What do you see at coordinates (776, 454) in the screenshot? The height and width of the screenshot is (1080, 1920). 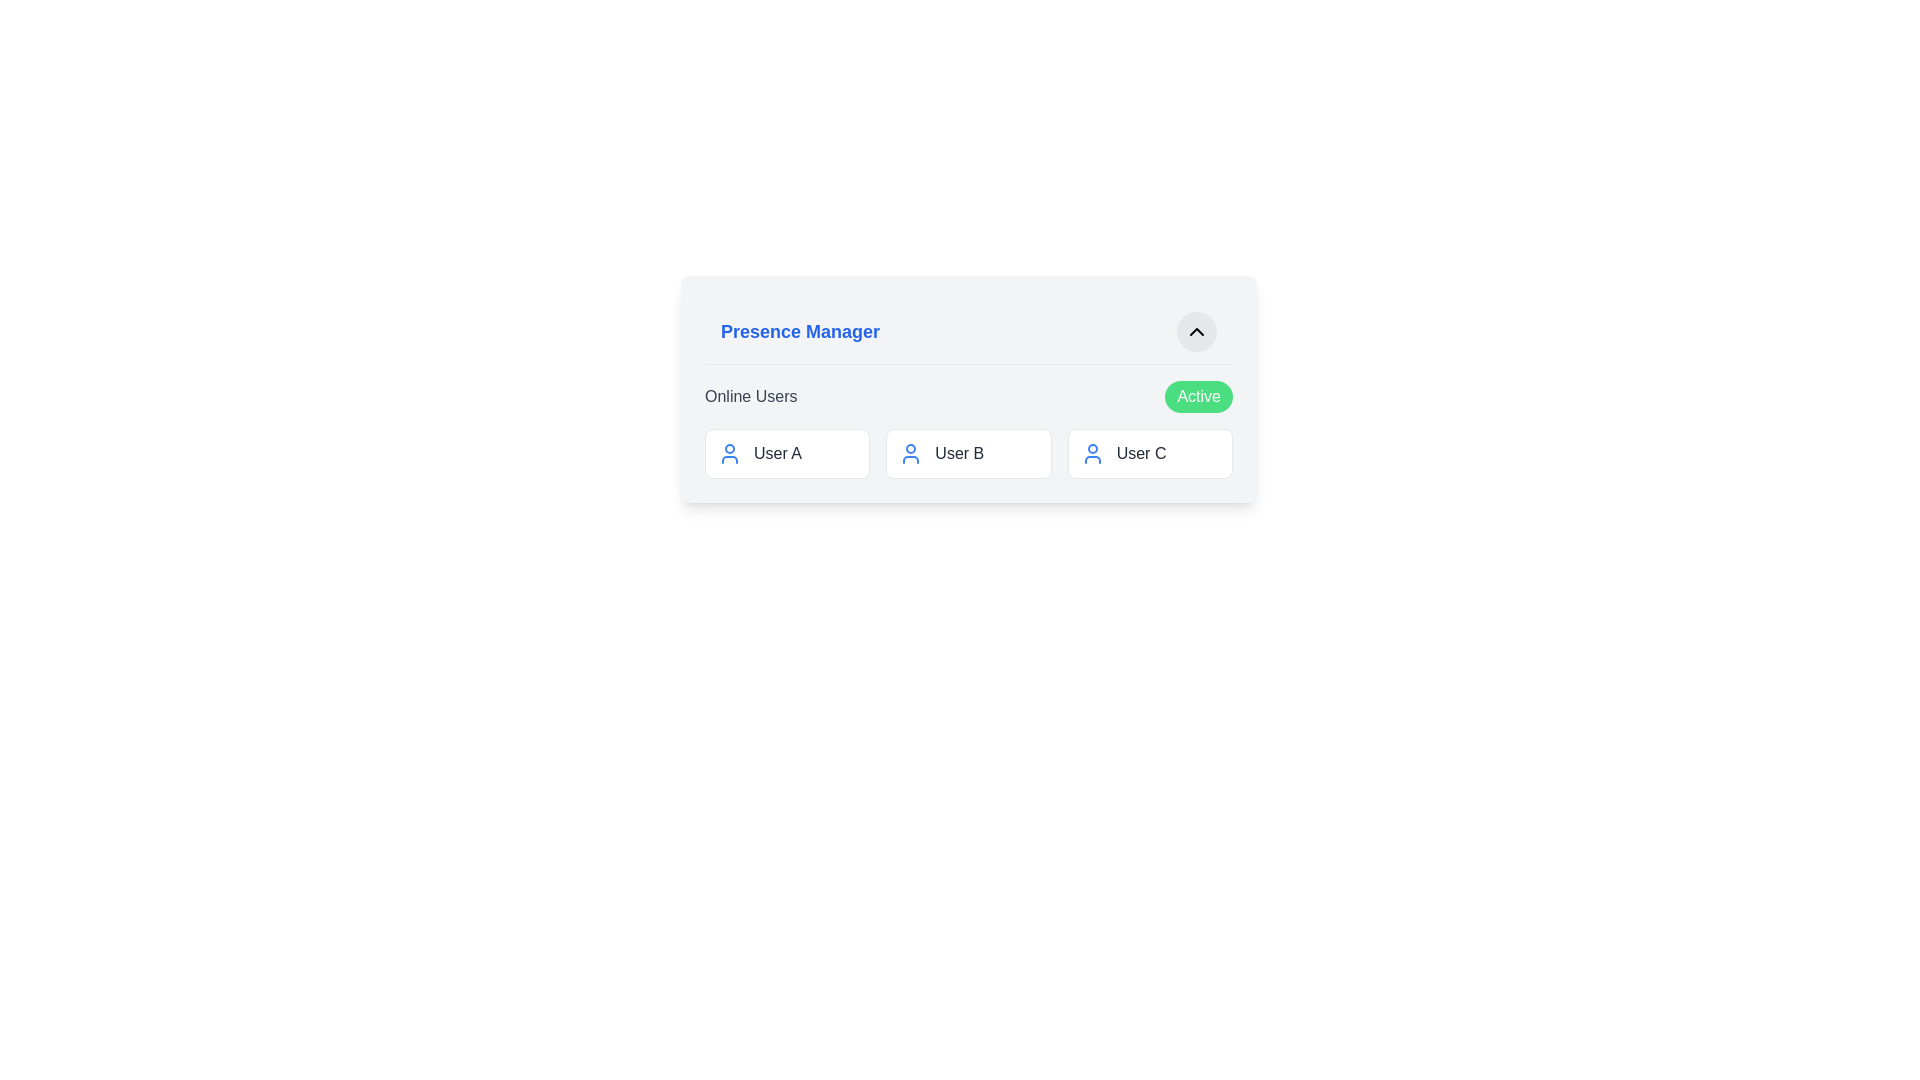 I see `text displayed in the 'User A' element, which is a medium gray-colored text within a user card, positioned to the right of a user profile SVG icon` at bounding box center [776, 454].